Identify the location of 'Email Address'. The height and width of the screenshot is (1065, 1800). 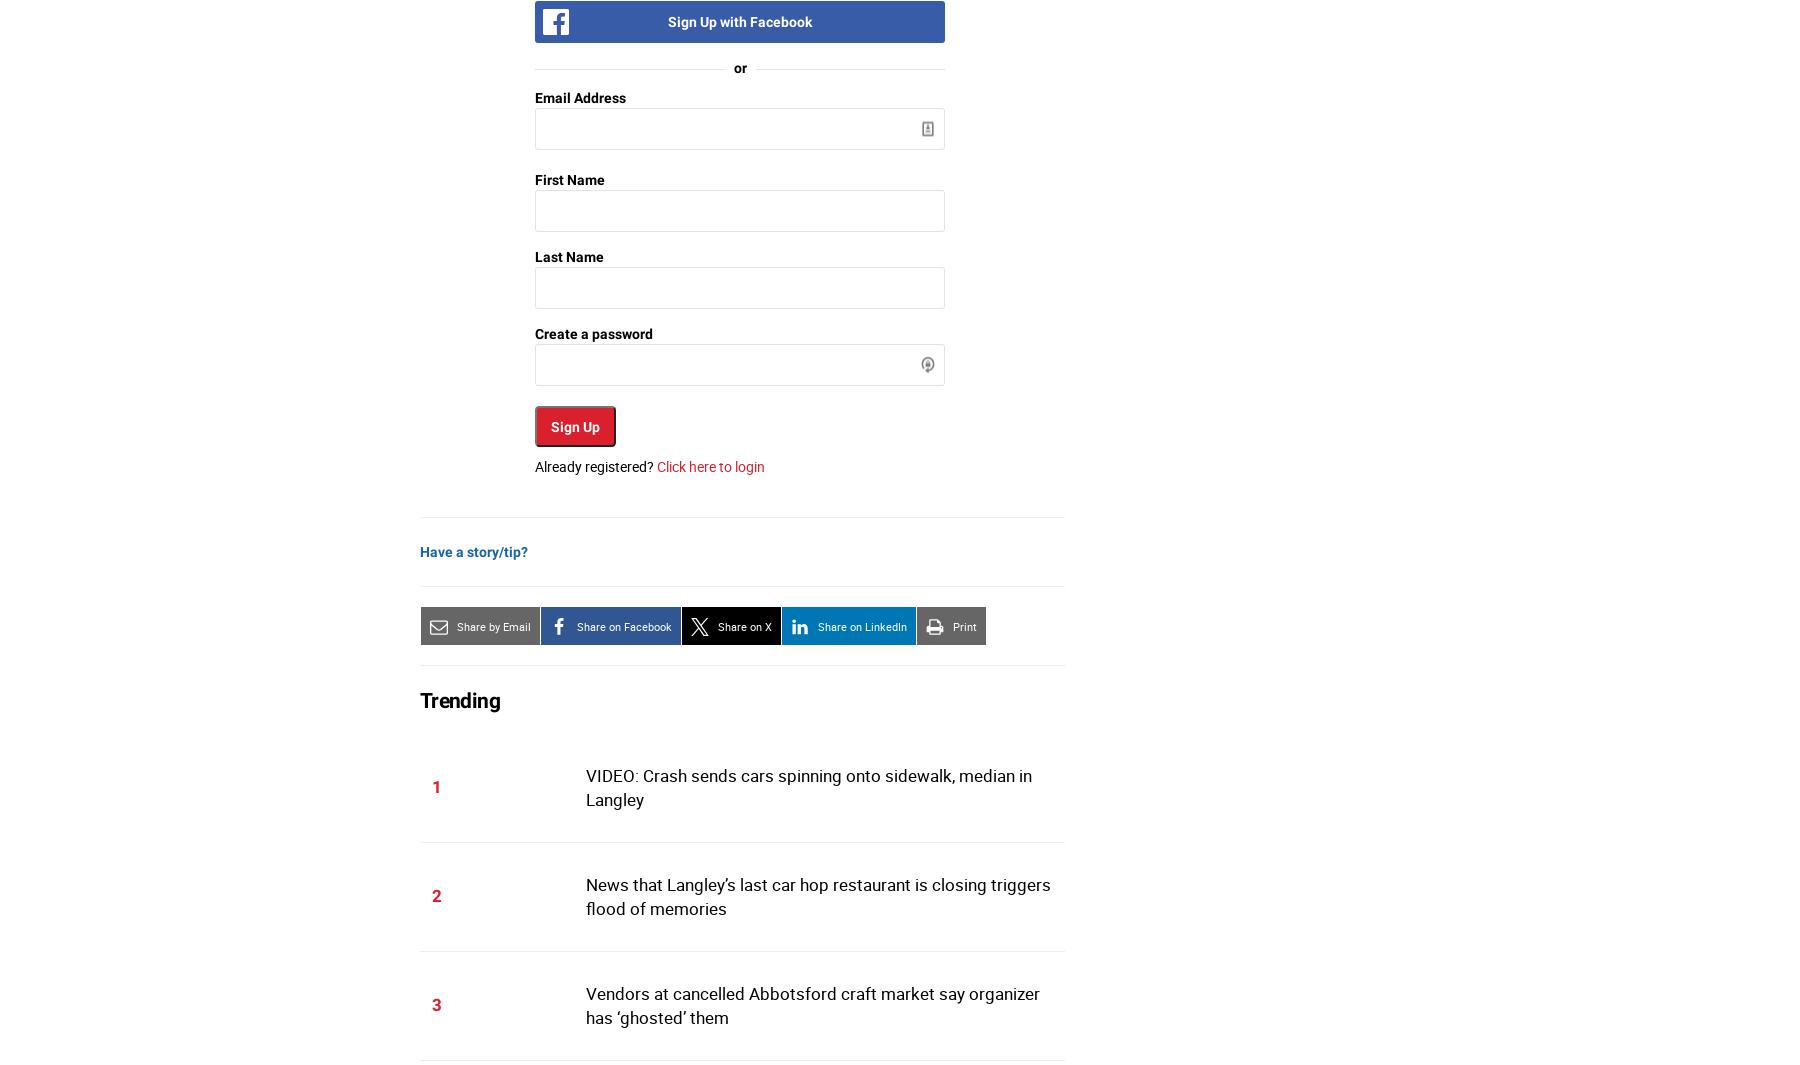
(580, 96).